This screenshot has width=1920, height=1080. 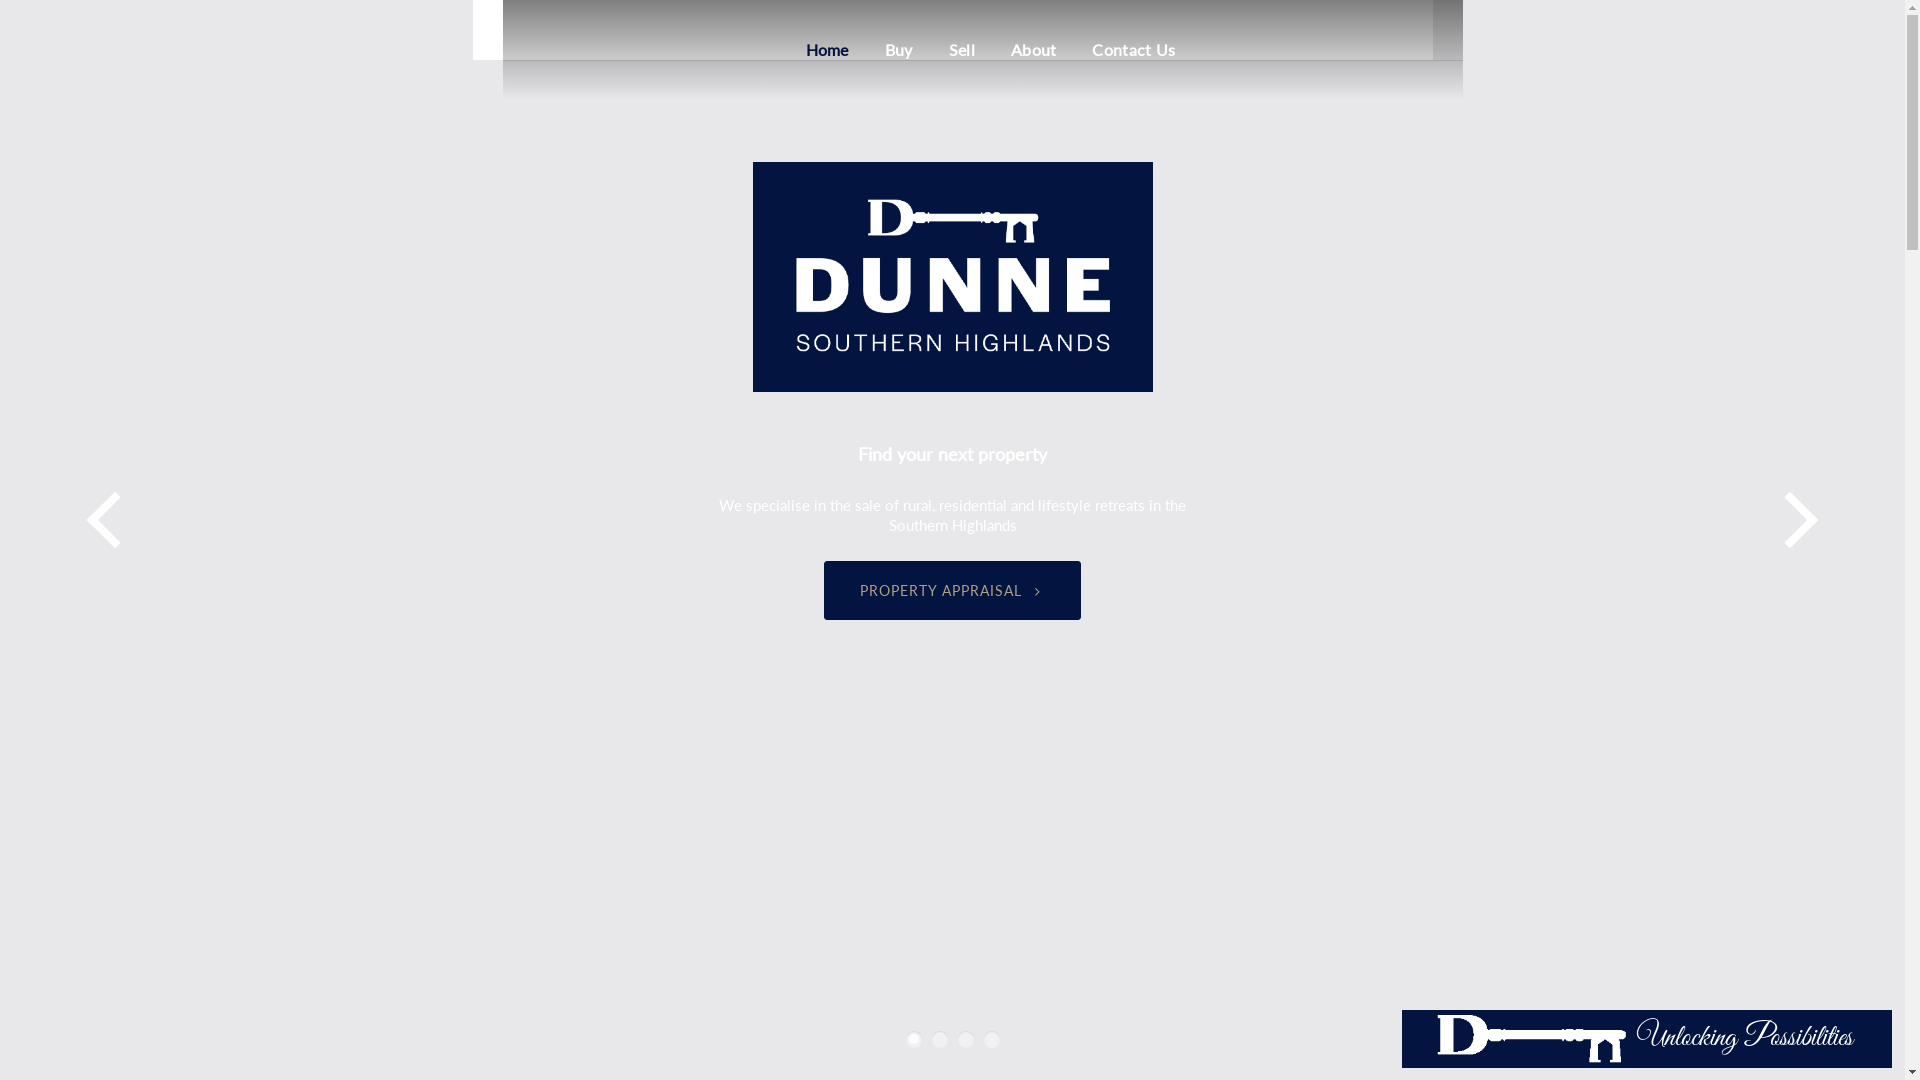 What do you see at coordinates (827, 49) in the screenshot?
I see `'Home'` at bounding box center [827, 49].